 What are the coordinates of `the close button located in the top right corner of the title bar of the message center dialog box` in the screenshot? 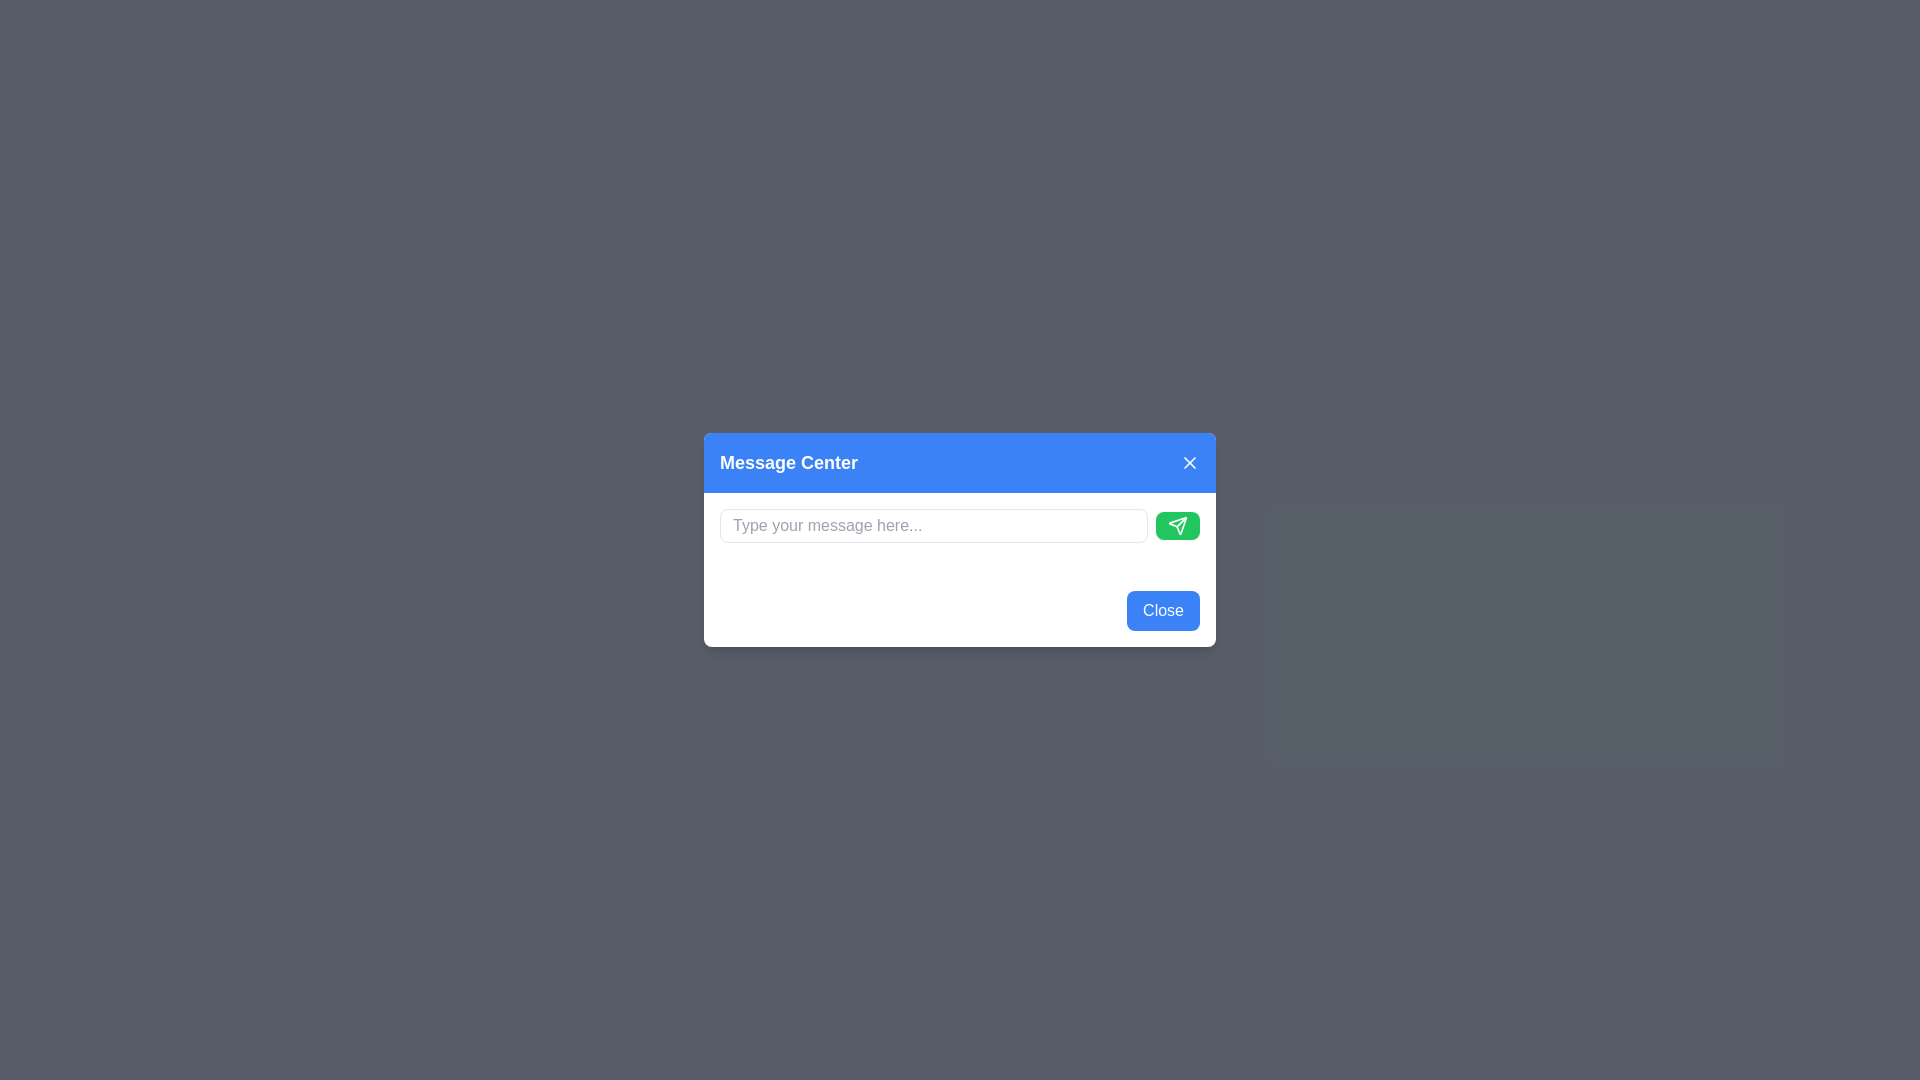 It's located at (1190, 462).